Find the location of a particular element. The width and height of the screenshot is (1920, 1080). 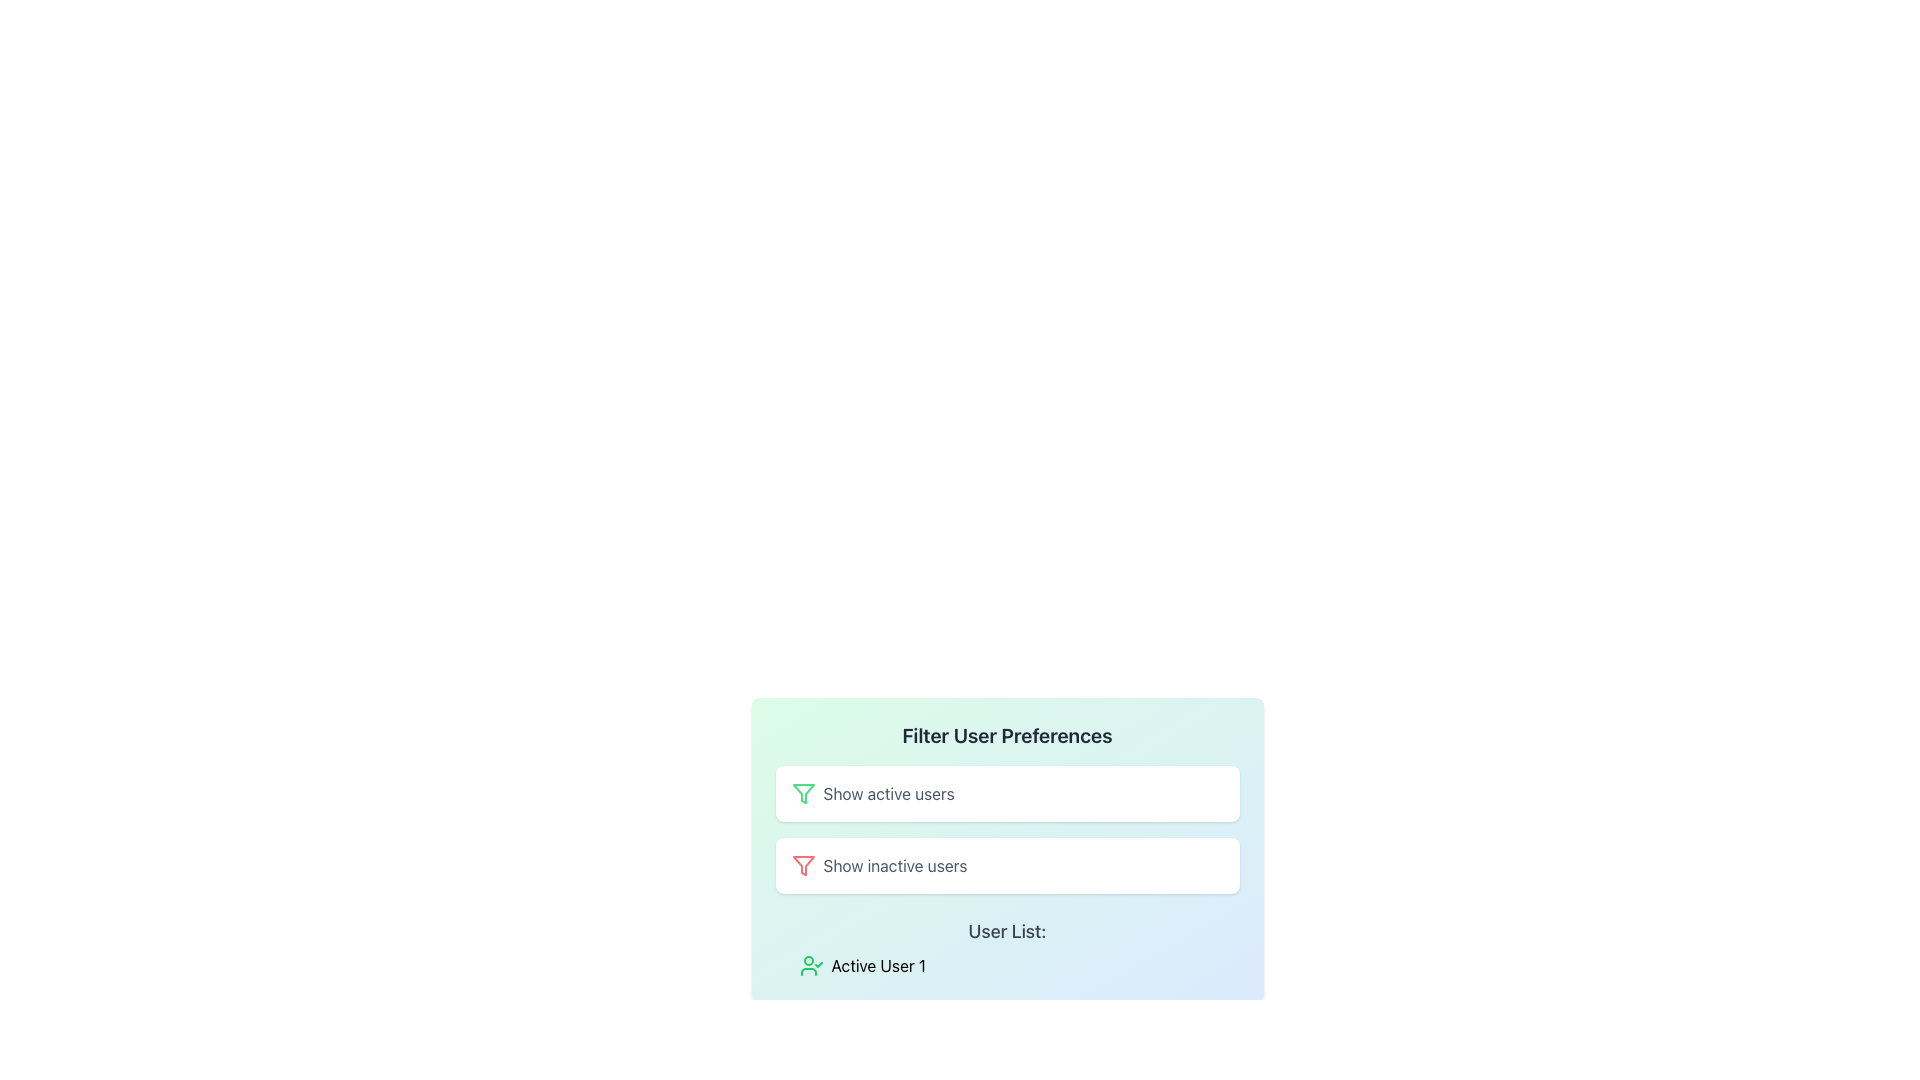

the informational label with icon indicating filter options for displaying active users, located at the top of the 'Filter User Preferences' card is located at coordinates (873, 793).